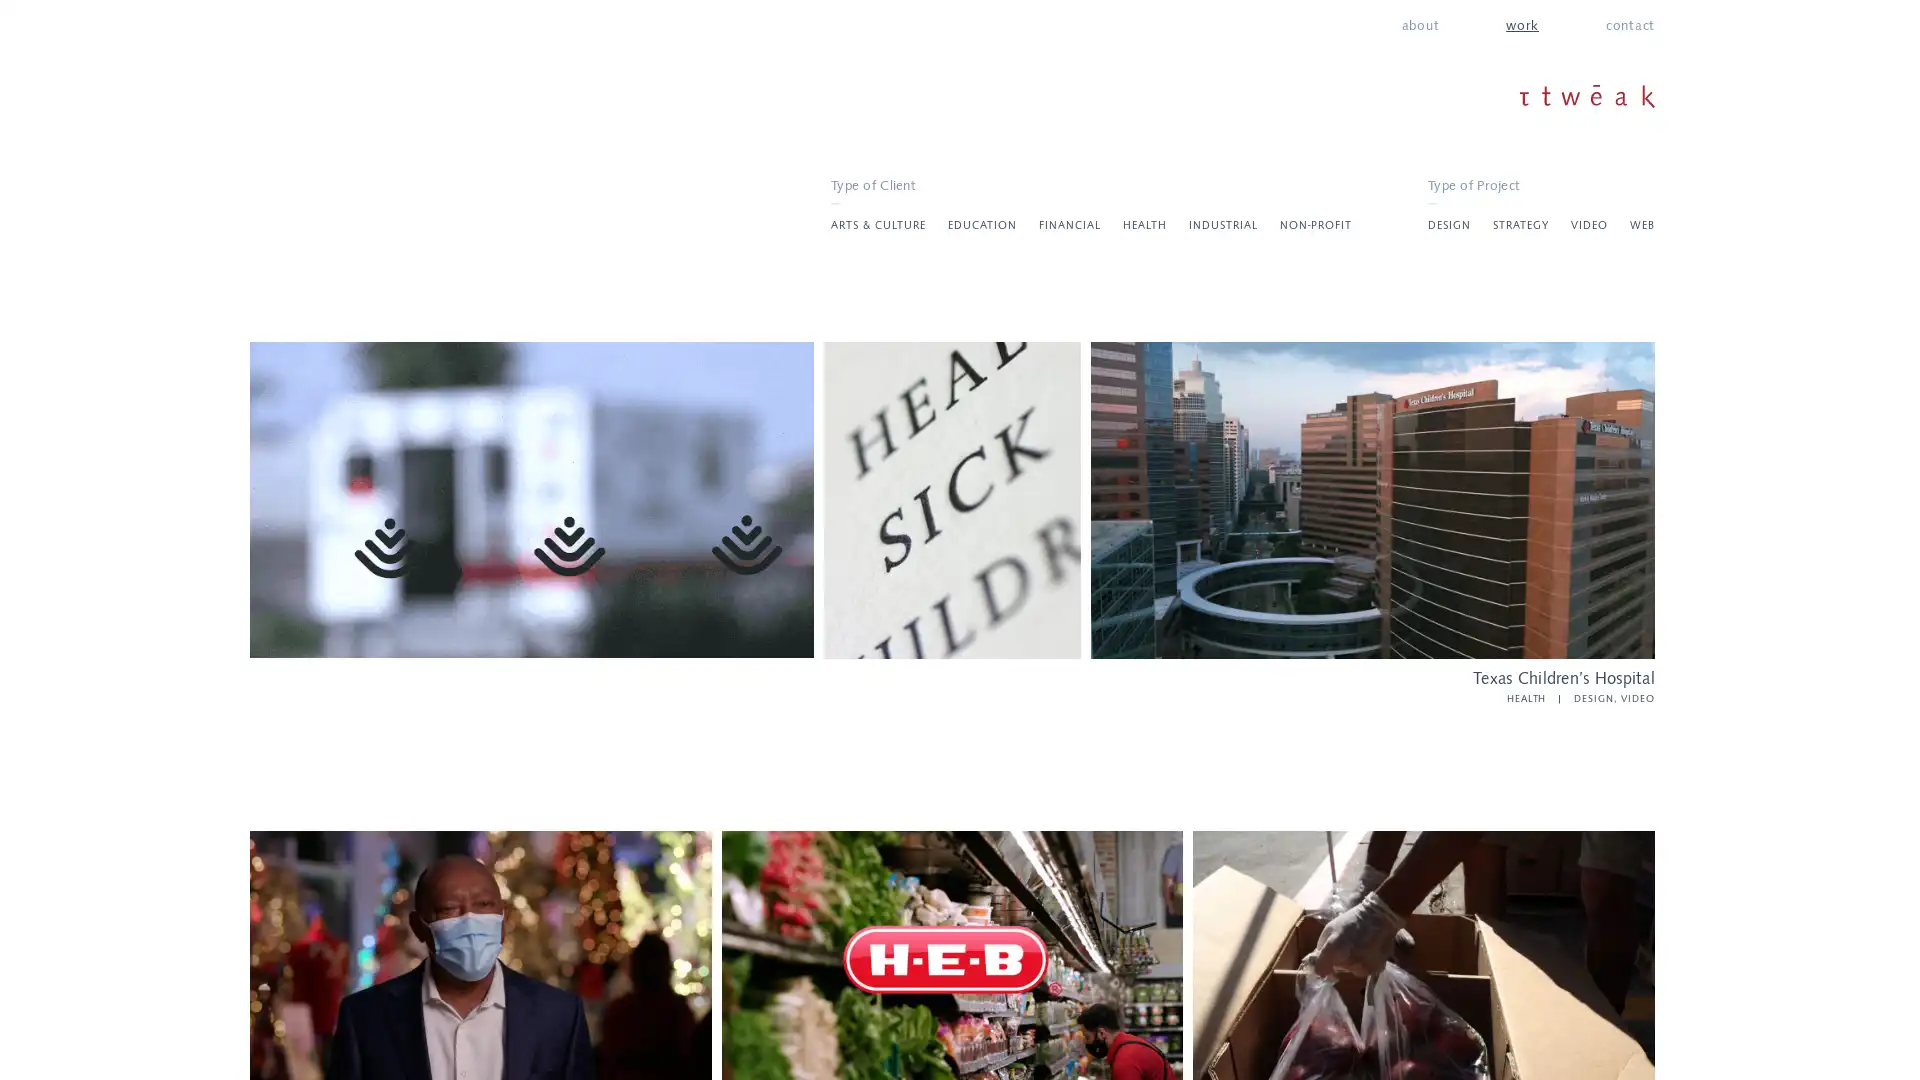 This screenshot has width=1920, height=1080. I want to click on VIDEO, so click(1588, 225).